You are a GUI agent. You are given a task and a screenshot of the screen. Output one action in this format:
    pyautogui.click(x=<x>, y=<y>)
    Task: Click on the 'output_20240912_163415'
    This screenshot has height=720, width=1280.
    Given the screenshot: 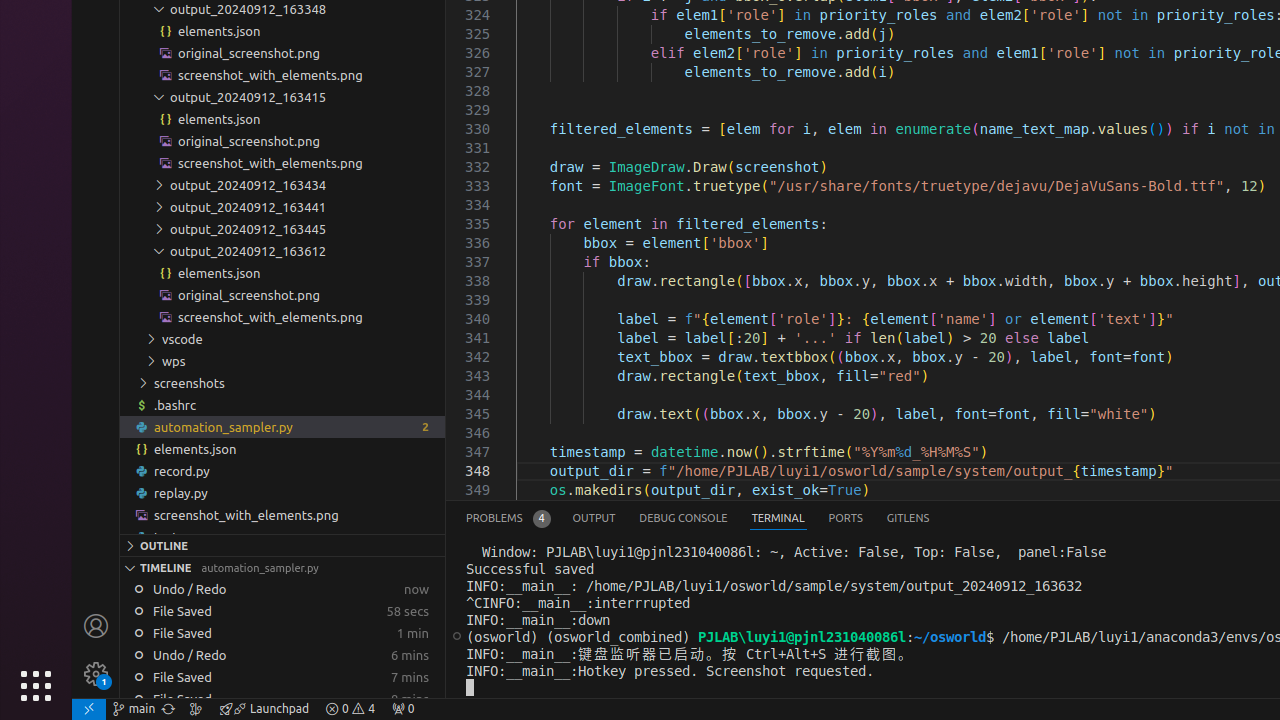 What is the action you would take?
    pyautogui.click(x=281, y=96)
    